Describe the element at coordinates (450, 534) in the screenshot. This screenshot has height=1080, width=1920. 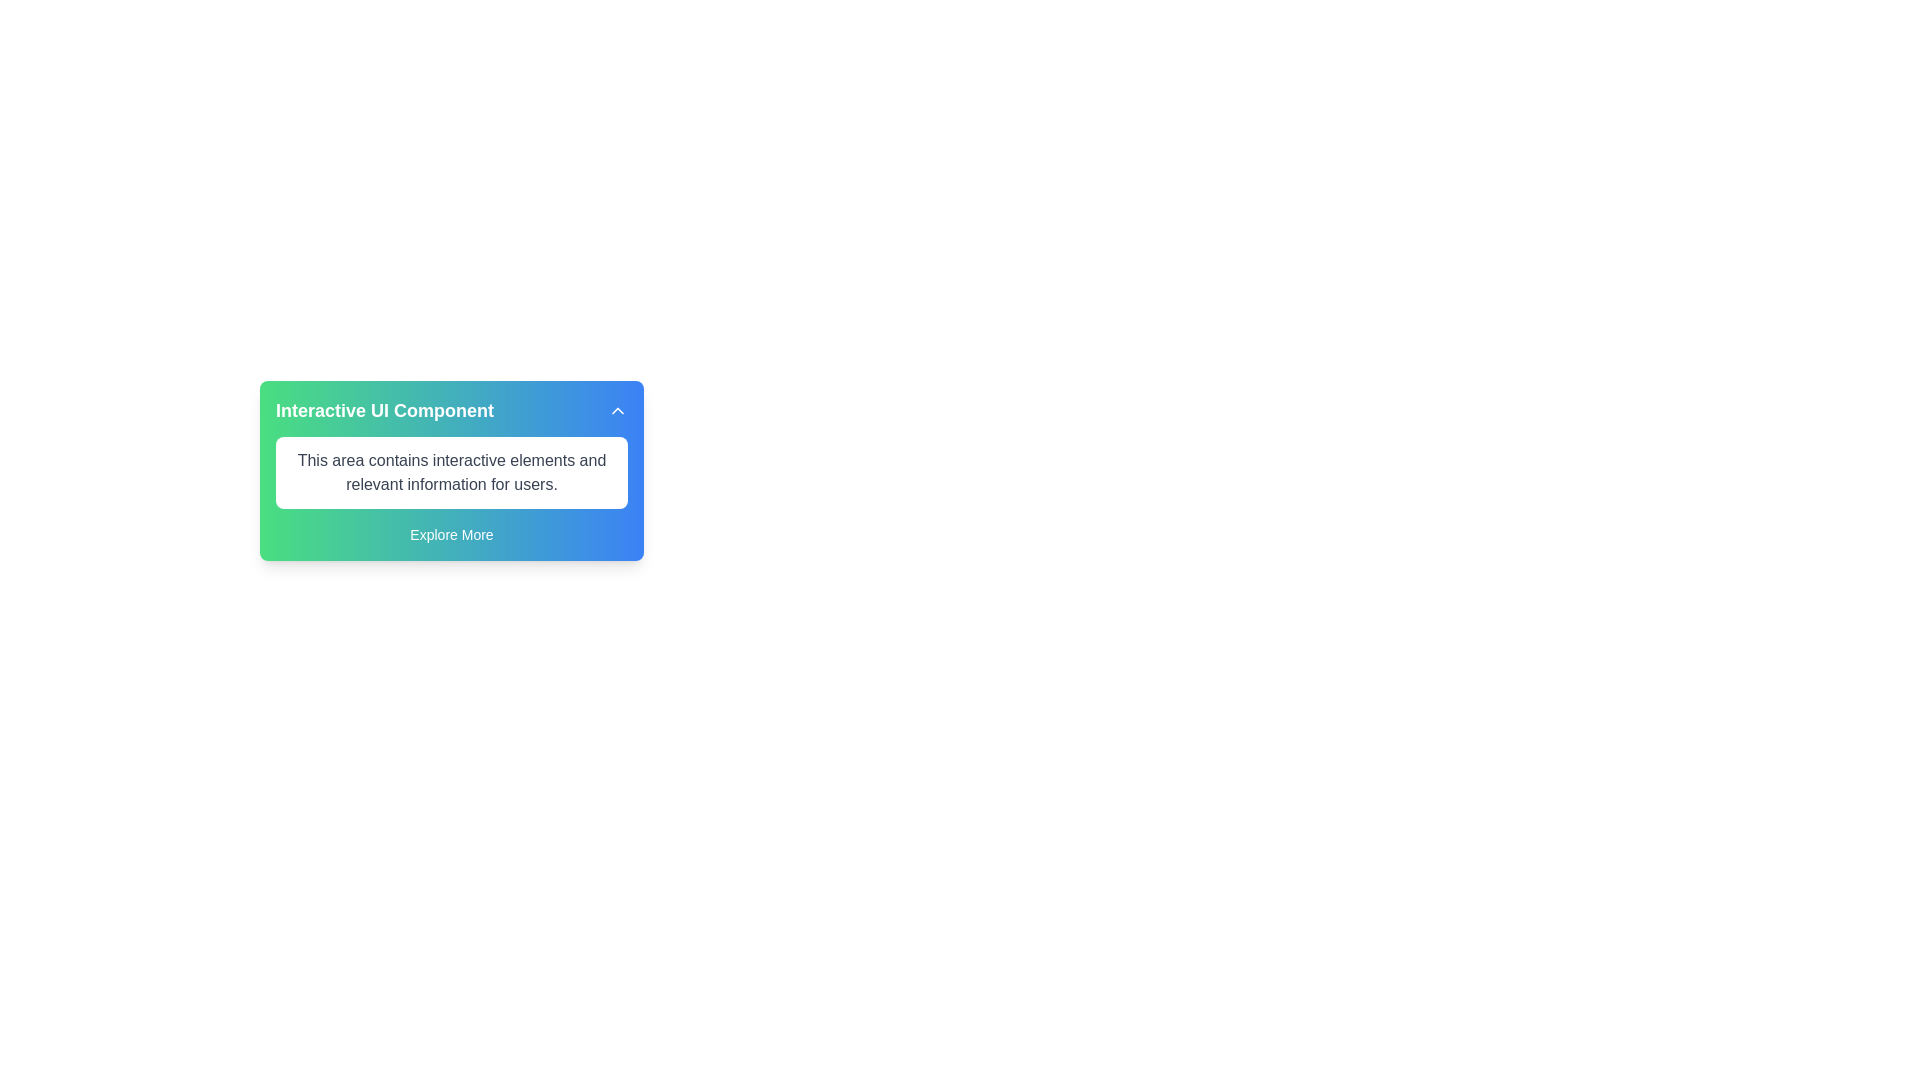
I see `the 'Explore More' button located at the bottom of the blue-to-green gradient panel` at that location.